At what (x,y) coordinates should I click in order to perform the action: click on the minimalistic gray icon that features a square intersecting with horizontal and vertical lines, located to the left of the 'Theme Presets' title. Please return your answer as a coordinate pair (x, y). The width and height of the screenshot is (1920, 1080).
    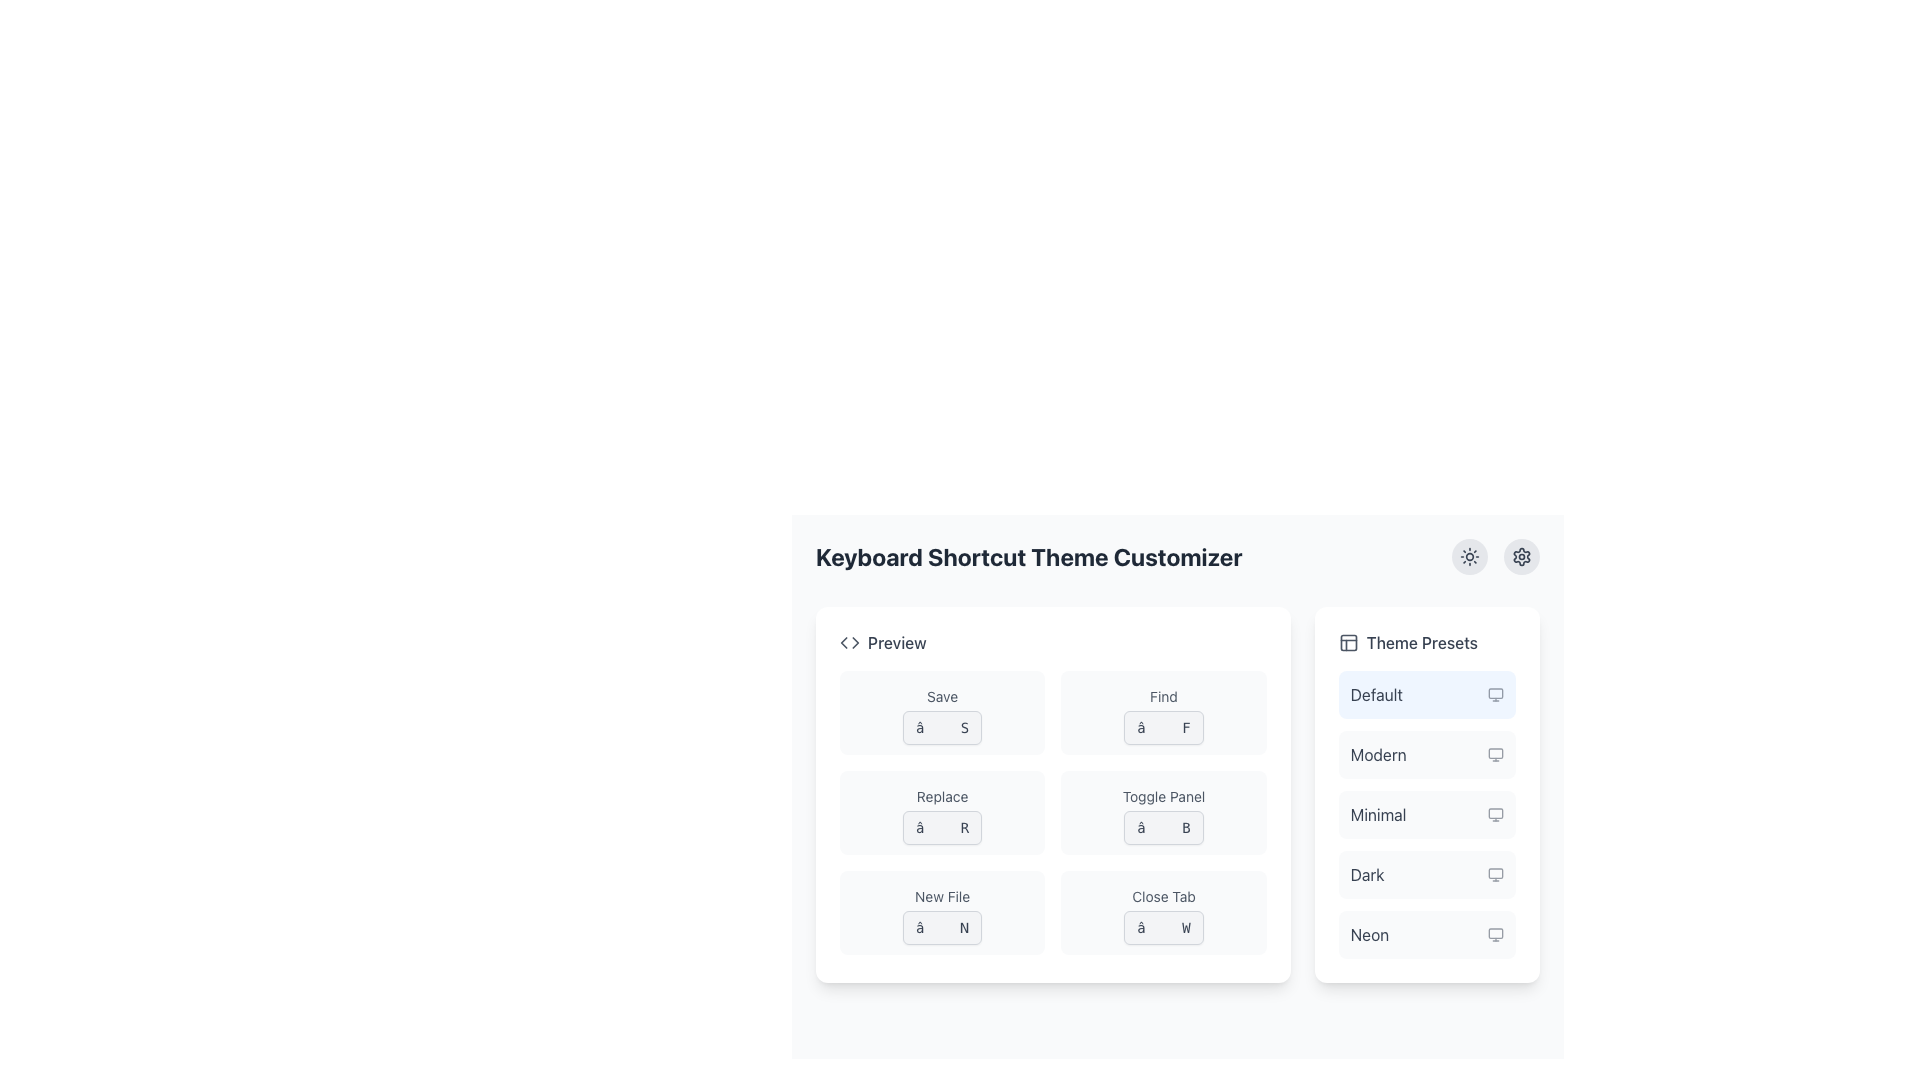
    Looking at the image, I should click on (1348, 643).